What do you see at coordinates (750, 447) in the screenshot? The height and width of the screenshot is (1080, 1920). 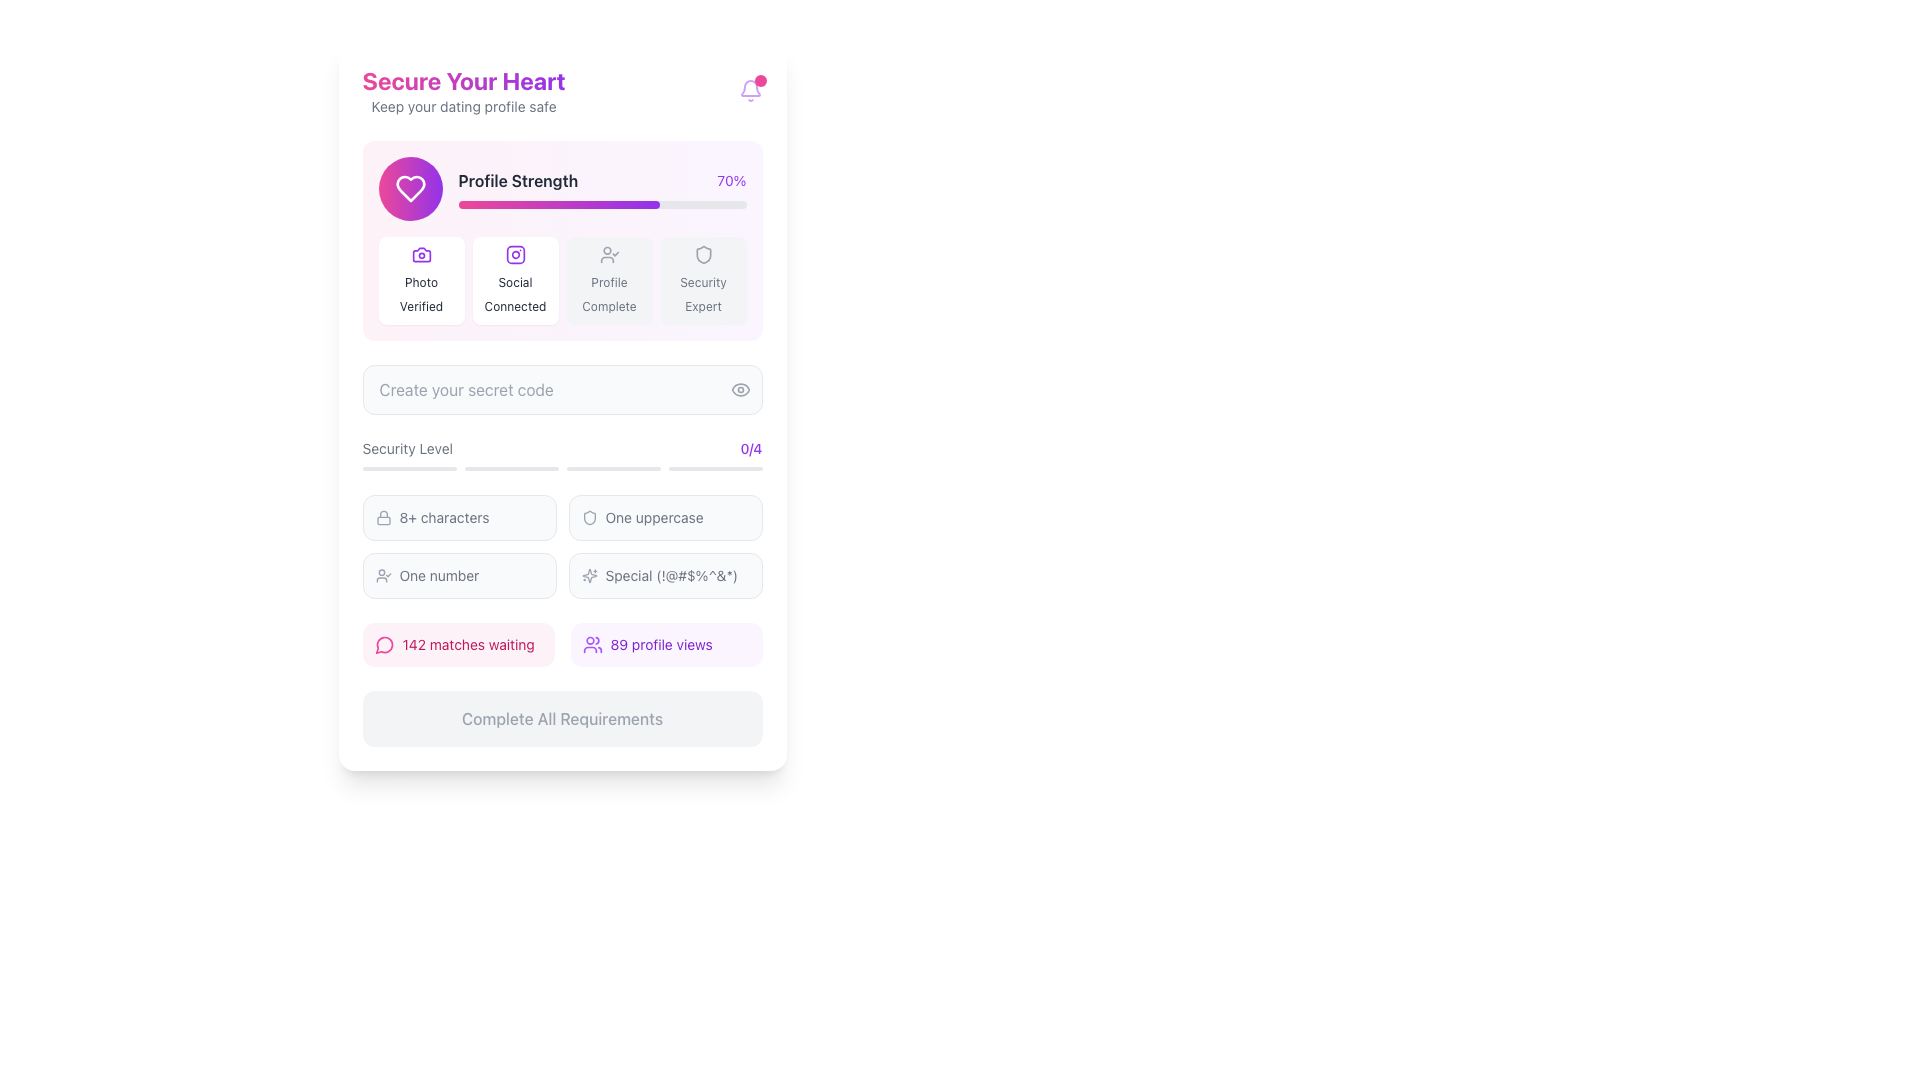 I see `the text label element displaying '0/4', styled in purple, located in the far-right portion of the 'Security Level' section` at bounding box center [750, 447].